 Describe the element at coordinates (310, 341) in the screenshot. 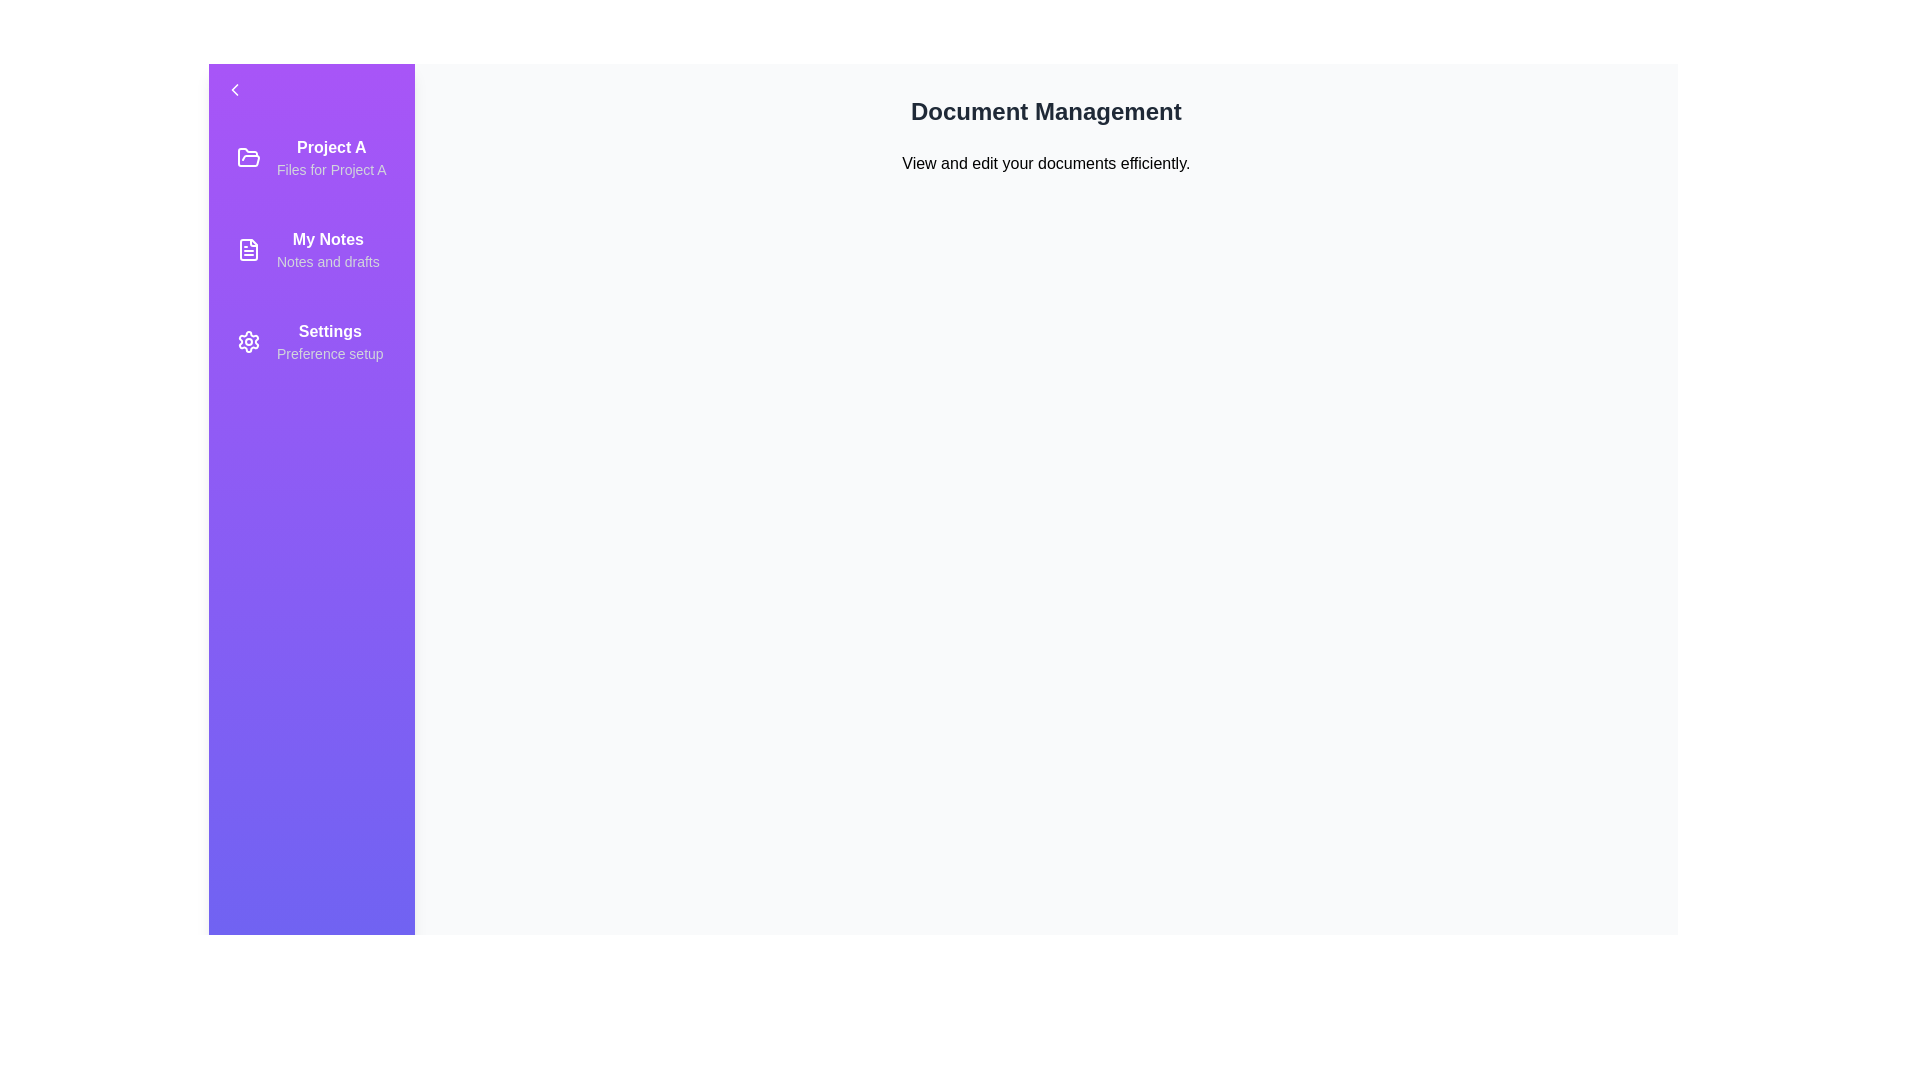

I see `the item Settings to trigger its hover effect` at that location.